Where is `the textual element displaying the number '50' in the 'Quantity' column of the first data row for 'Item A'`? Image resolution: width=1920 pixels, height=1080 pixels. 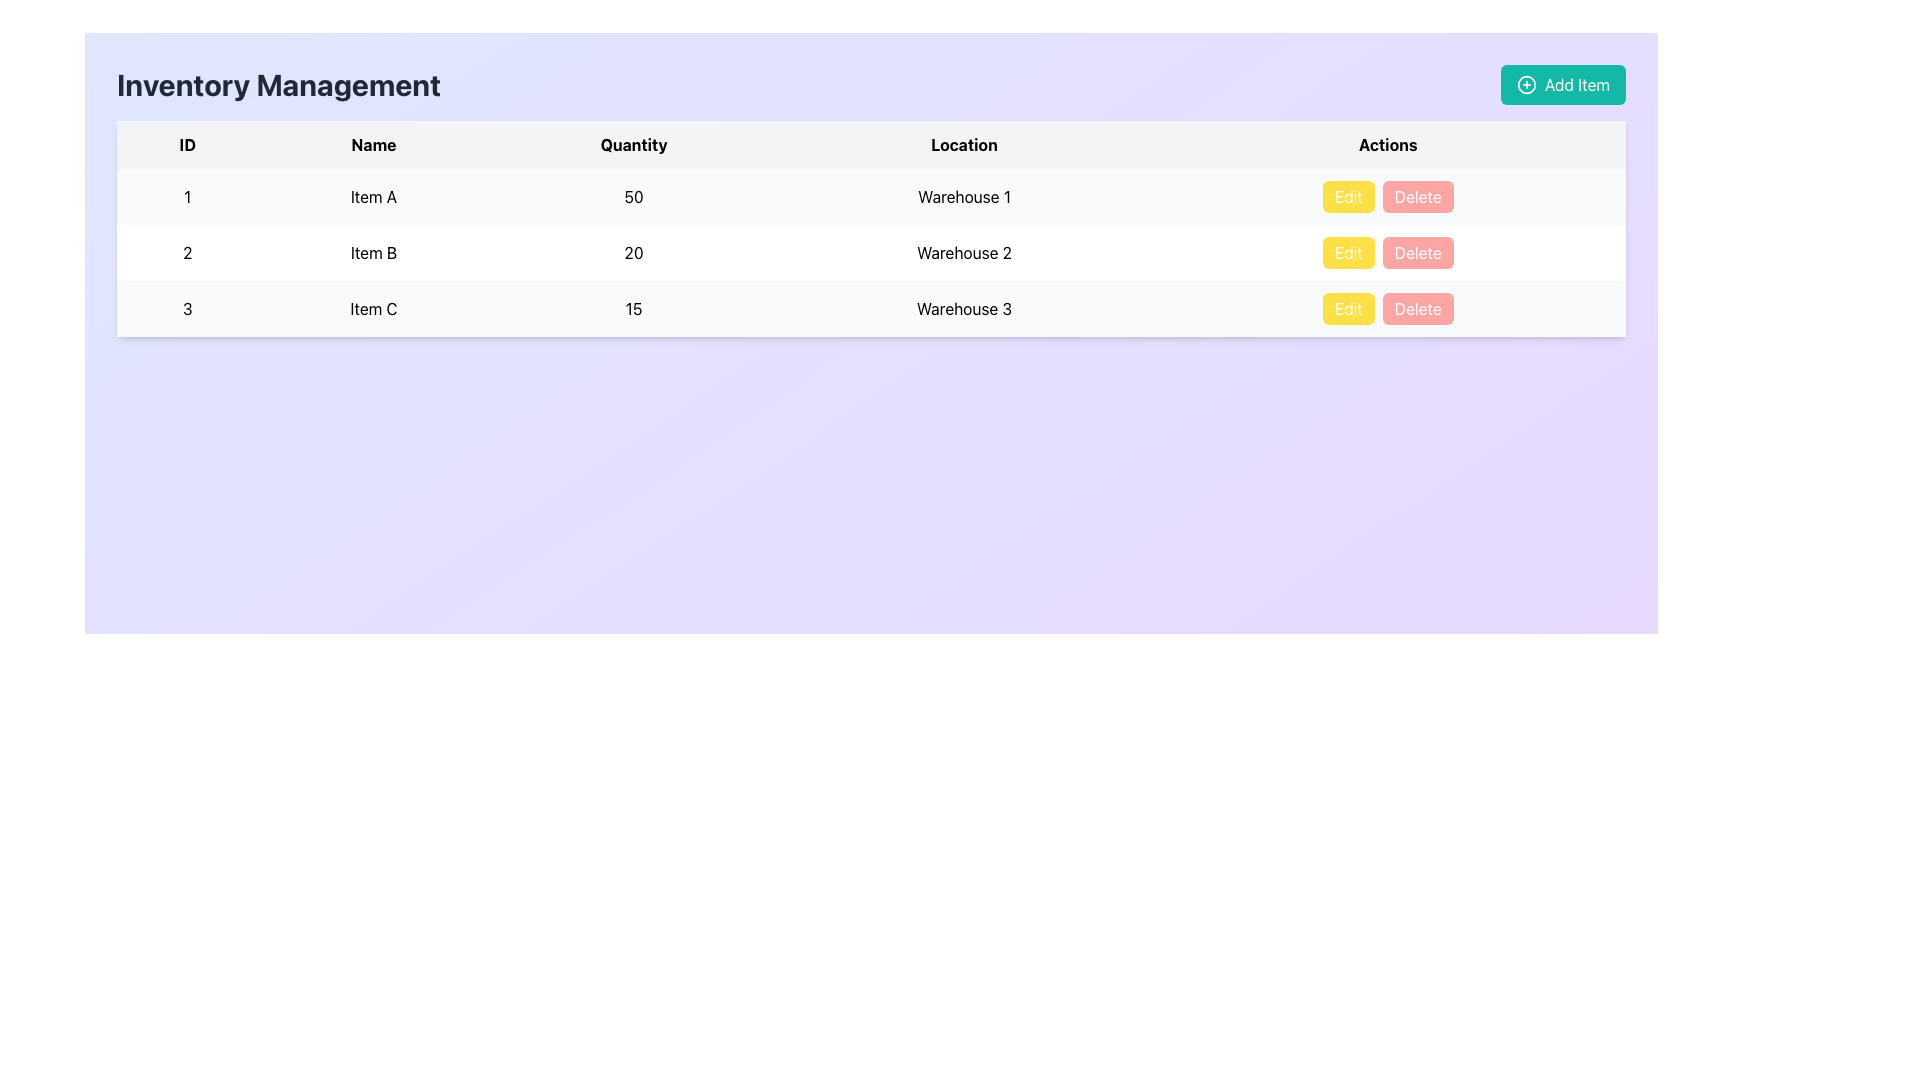 the textual element displaying the number '50' in the 'Quantity' column of the first data row for 'Item A' is located at coordinates (632, 196).